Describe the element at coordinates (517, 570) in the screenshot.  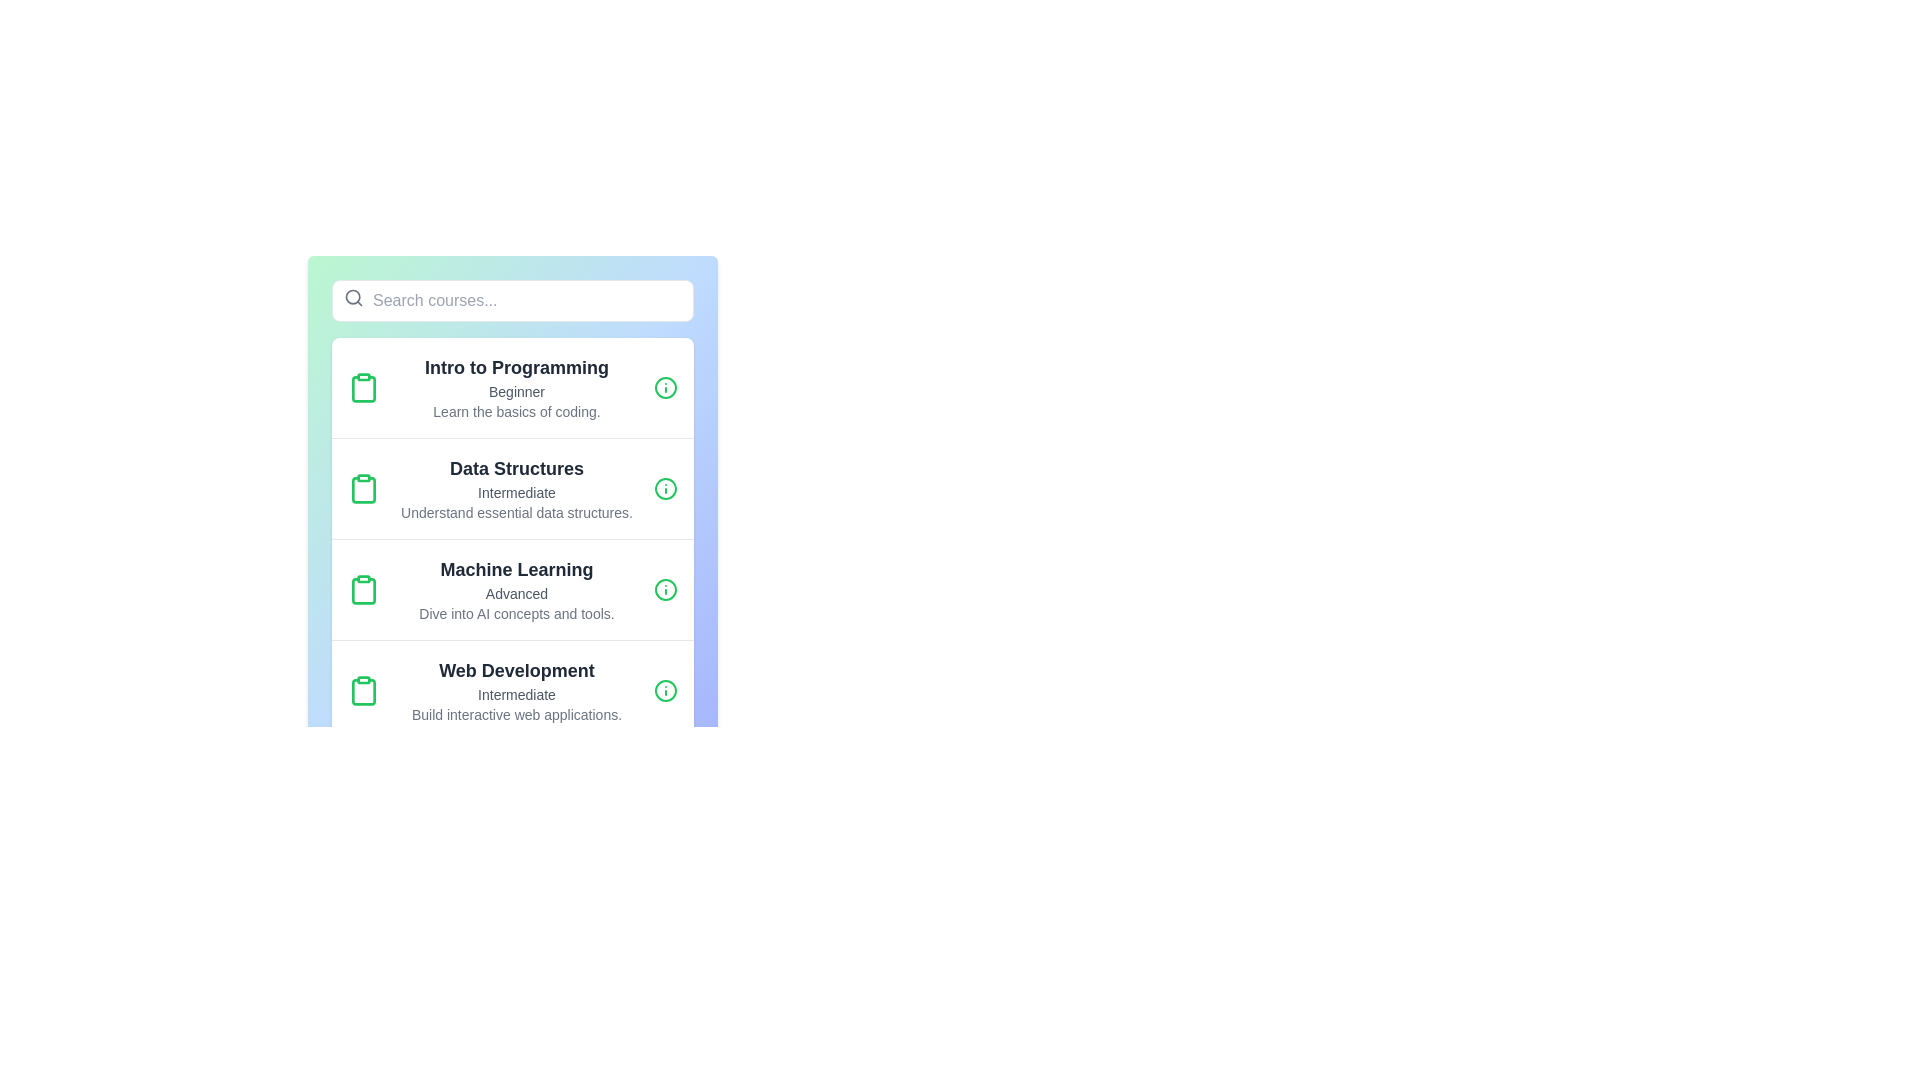
I see `the 'Machine Learning' text block, styled` at that location.